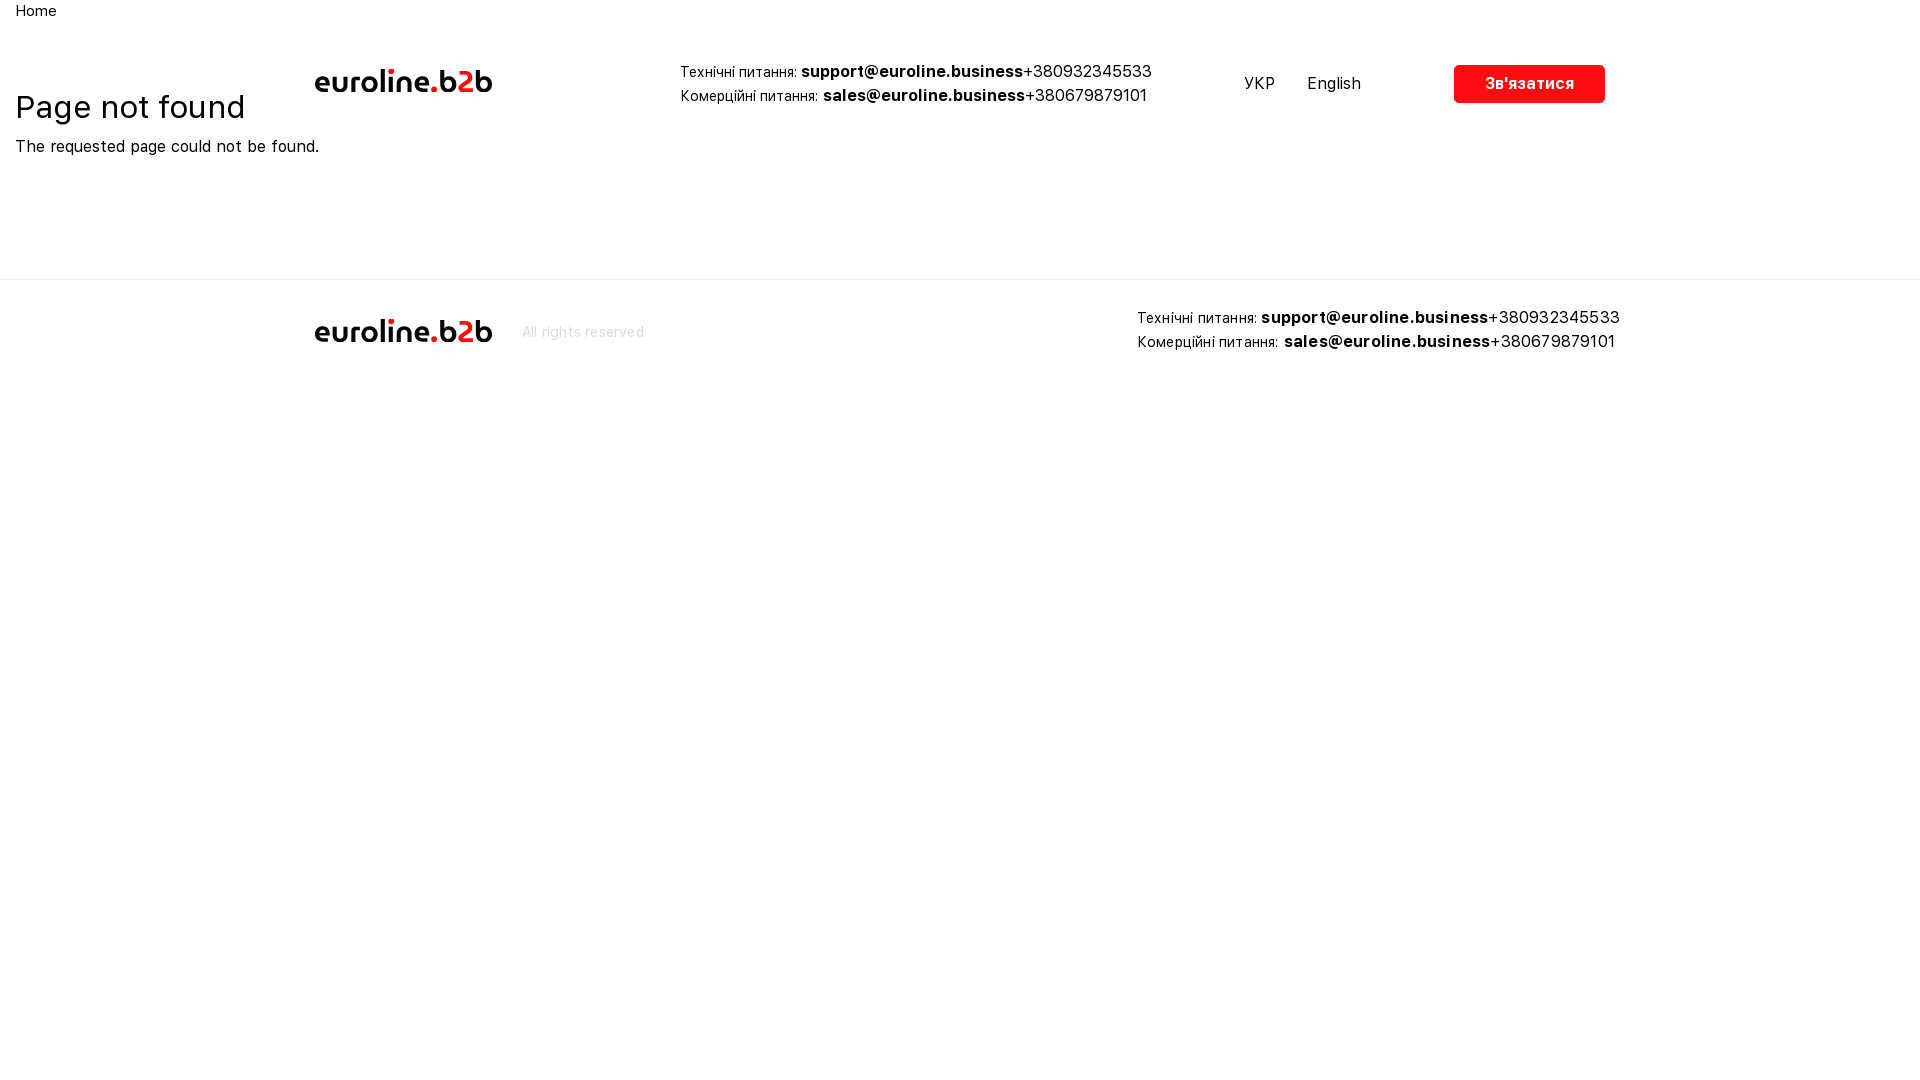 This screenshot has width=1920, height=1080. Describe the element at coordinates (35, 11) in the screenshot. I see `'Home'` at that location.